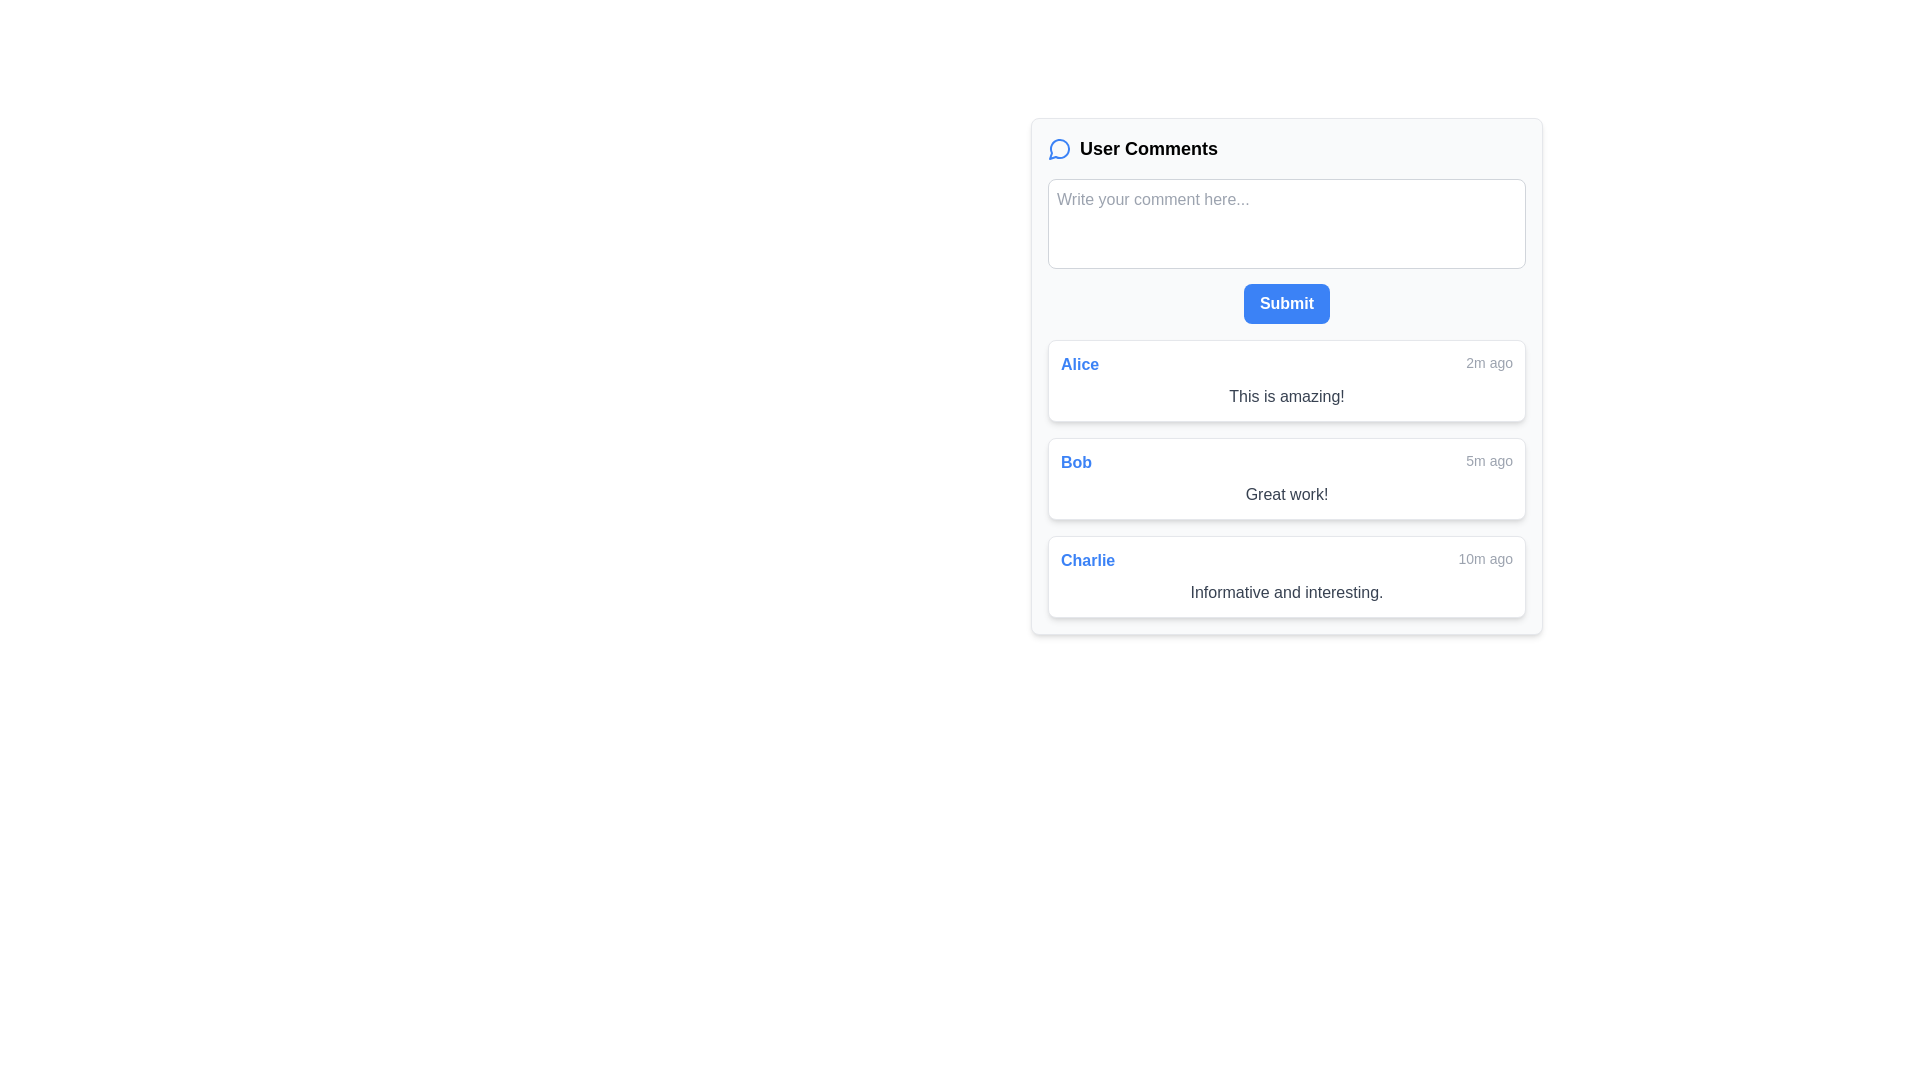 The image size is (1920, 1080). I want to click on text from the text block displaying 'Informative and interesting.' located under the user's comment section, below the username 'Charlie' and the timestamp '10m ago', so click(1286, 592).